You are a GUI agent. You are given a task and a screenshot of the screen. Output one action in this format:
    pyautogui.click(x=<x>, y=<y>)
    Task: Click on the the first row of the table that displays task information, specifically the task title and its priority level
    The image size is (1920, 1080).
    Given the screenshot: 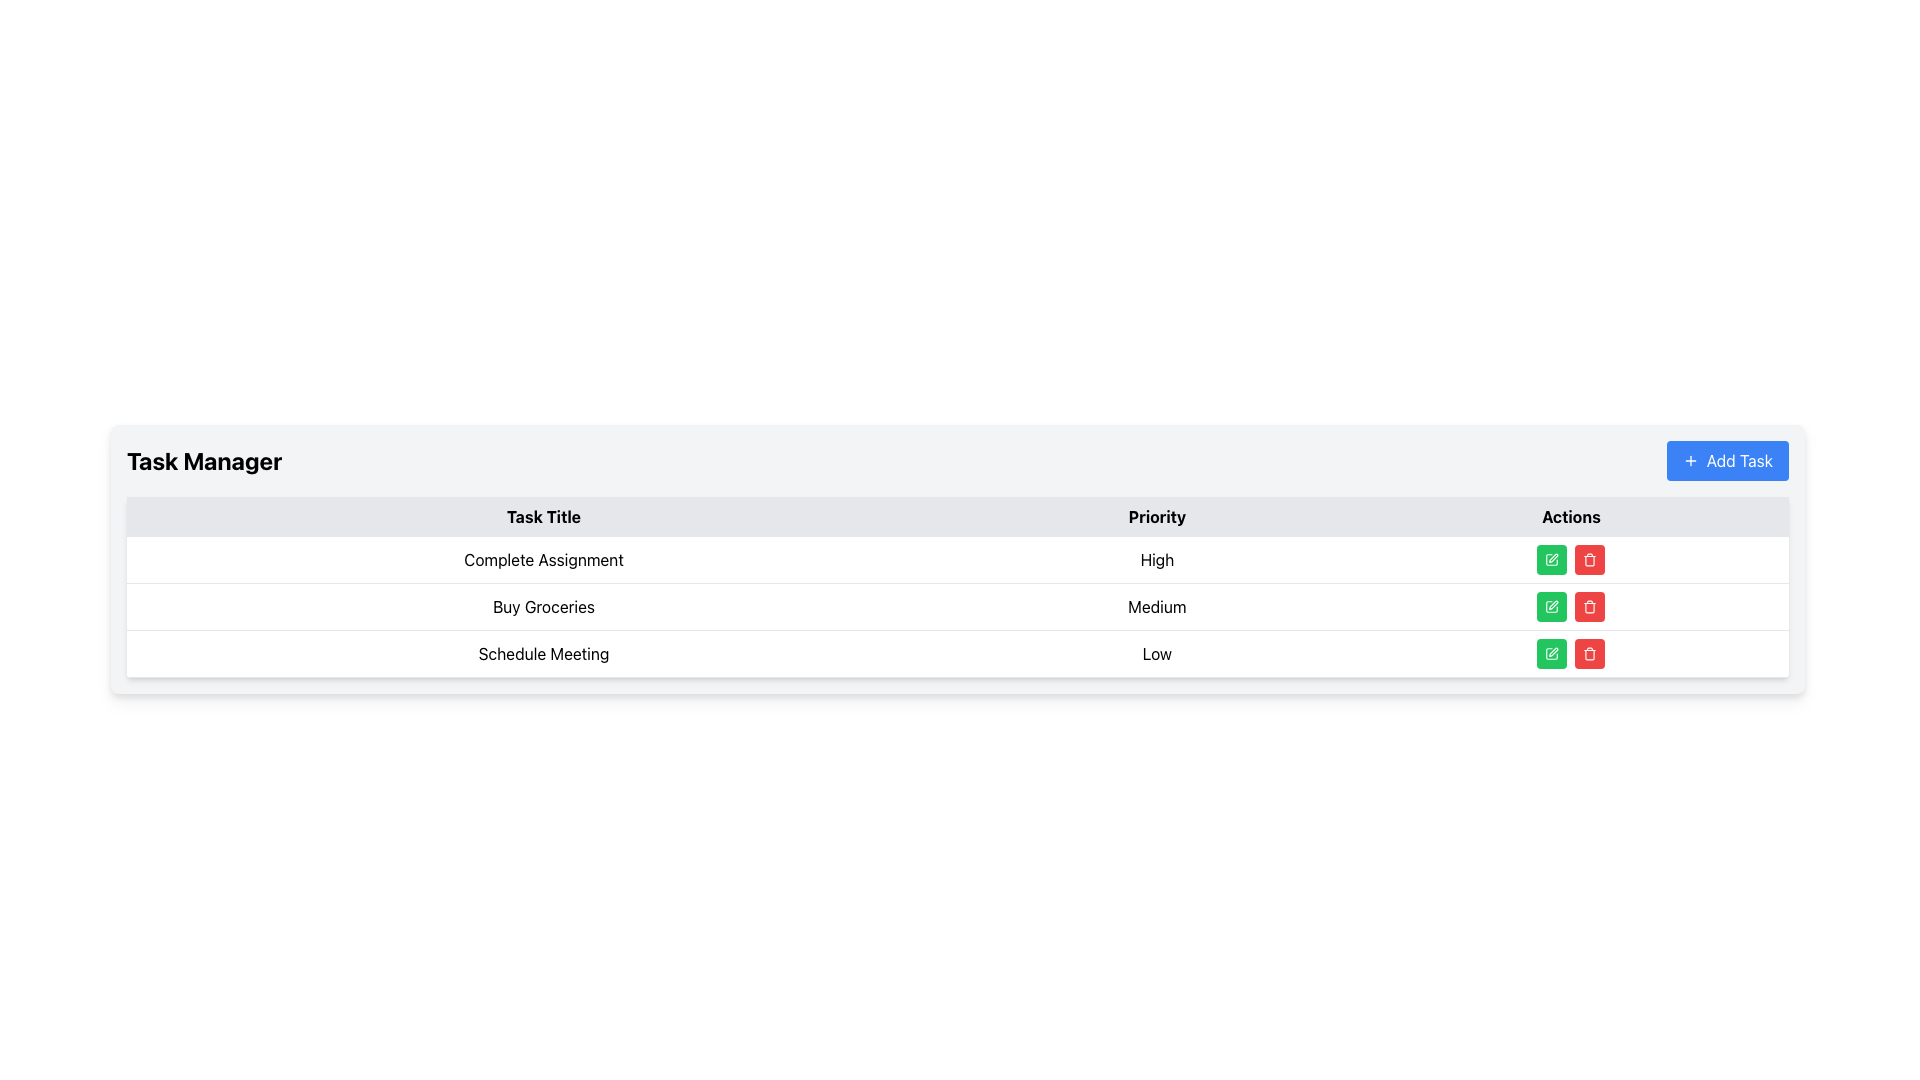 What is the action you would take?
    pyautogui.click(x=957, y=559)
    